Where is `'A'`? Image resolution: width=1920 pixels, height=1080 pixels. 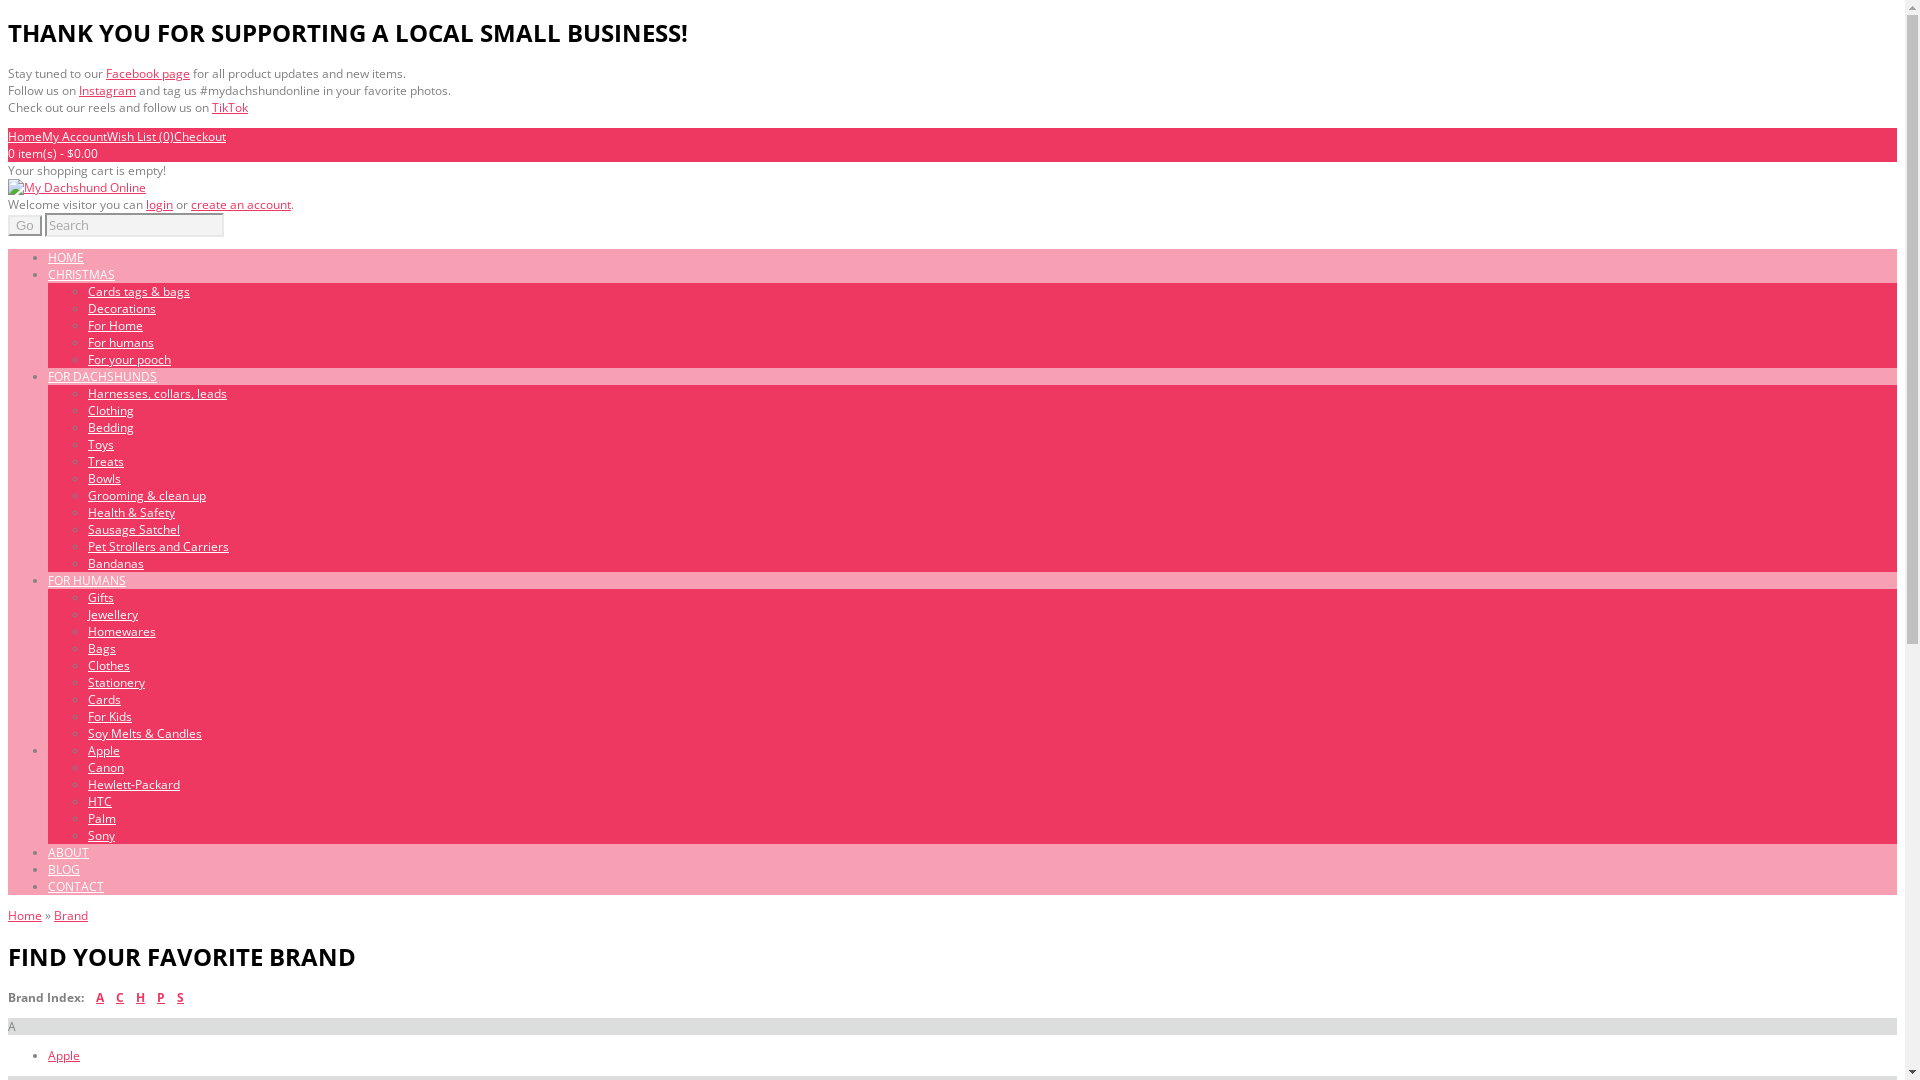 'A' is located at coordinates (99, 997).